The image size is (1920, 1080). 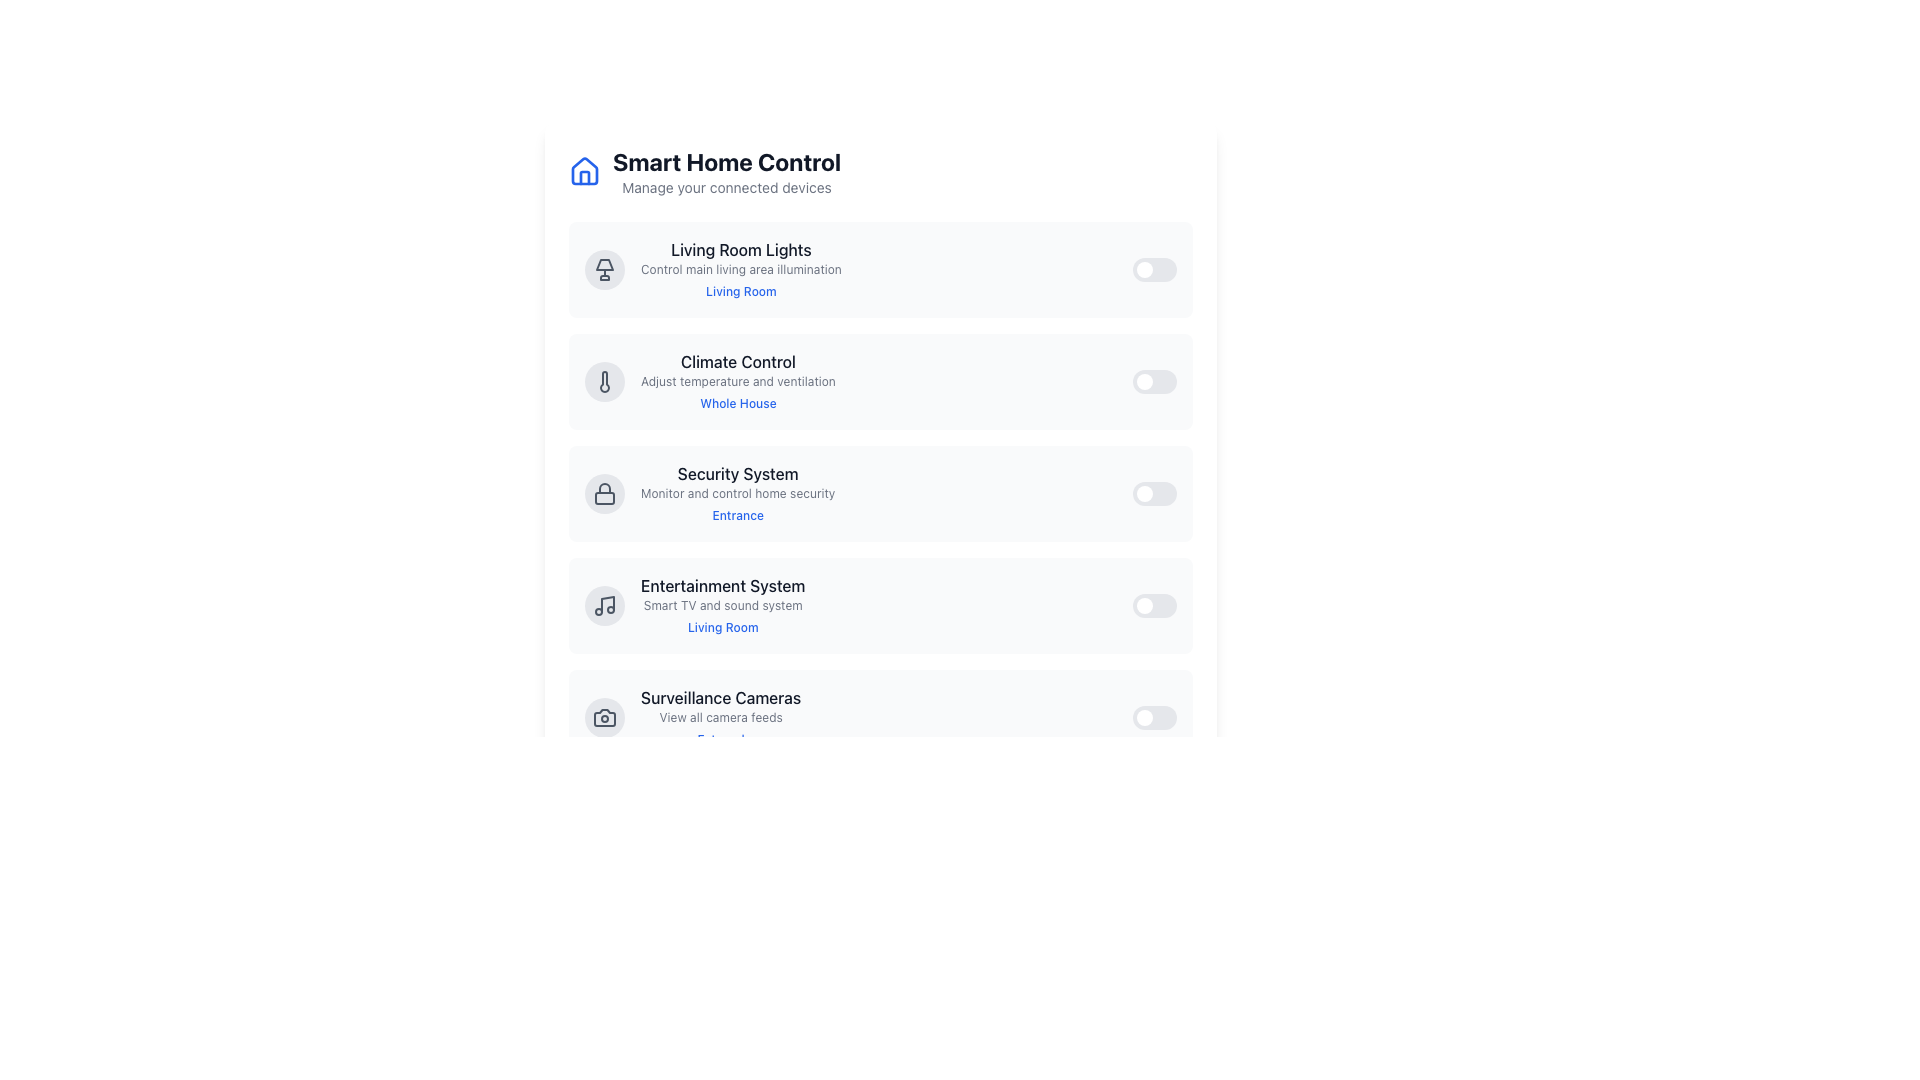 What do you see at coordinates (710, 381) in the screenshot?
I see `the Labeled list option titled 'Climate Control' with the subtitle 'Adjust temperature and ventilation' and the link 'Whole House'` at bounding box center [710, 381].